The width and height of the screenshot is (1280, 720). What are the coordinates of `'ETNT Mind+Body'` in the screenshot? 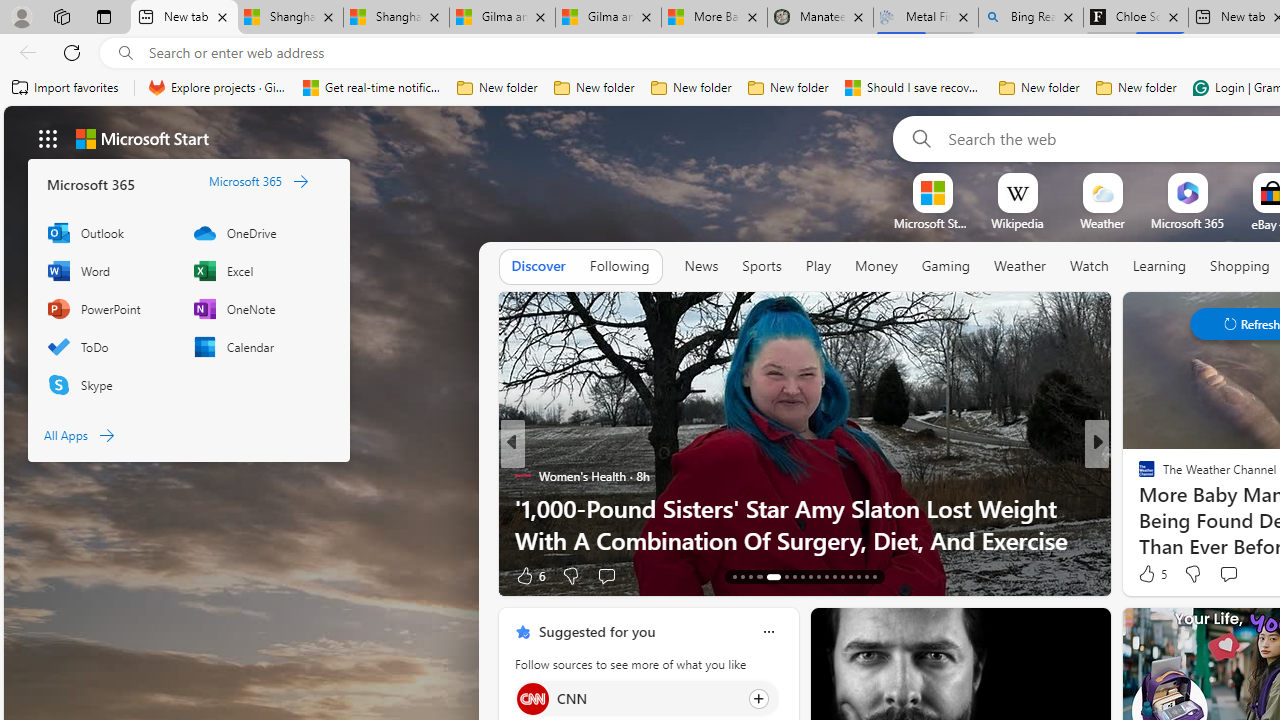 It's located at (1138, 475).